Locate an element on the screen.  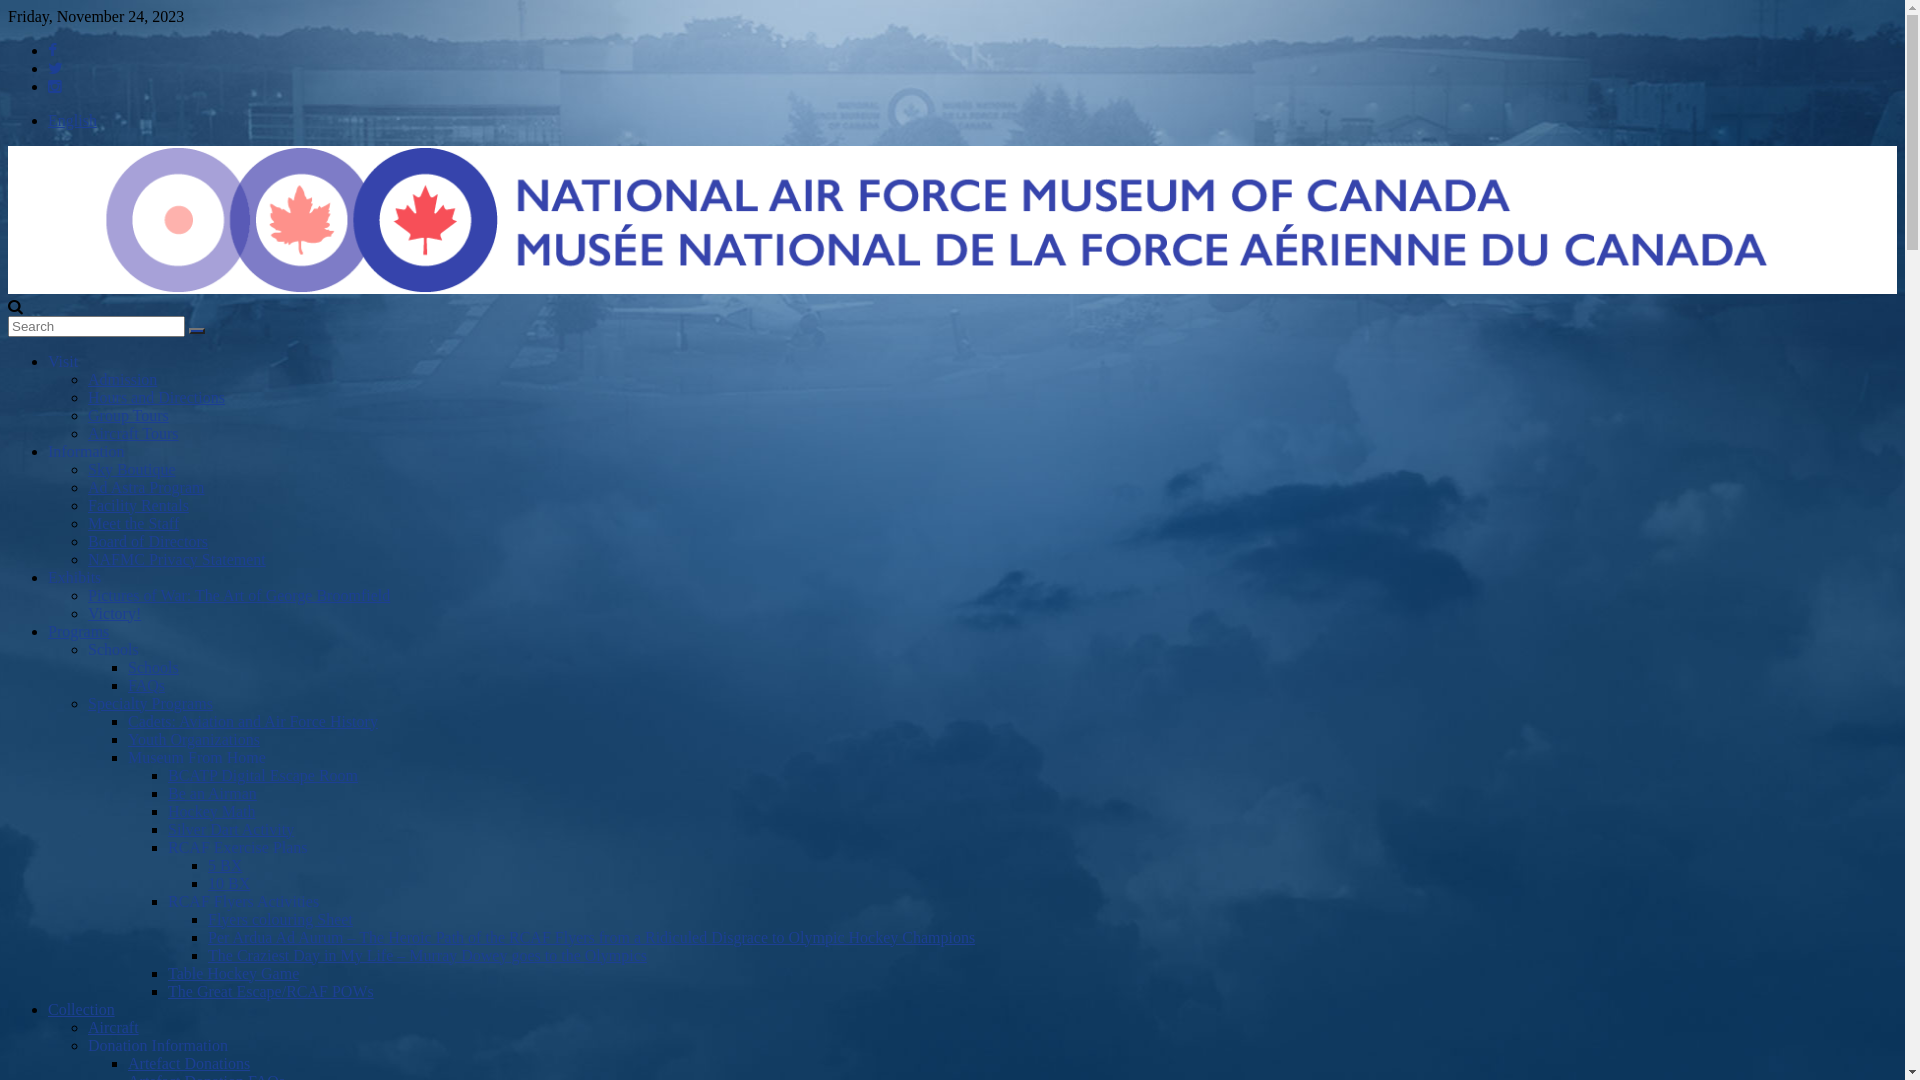
'Meet the Staff' is located at coordinates (132, 522).